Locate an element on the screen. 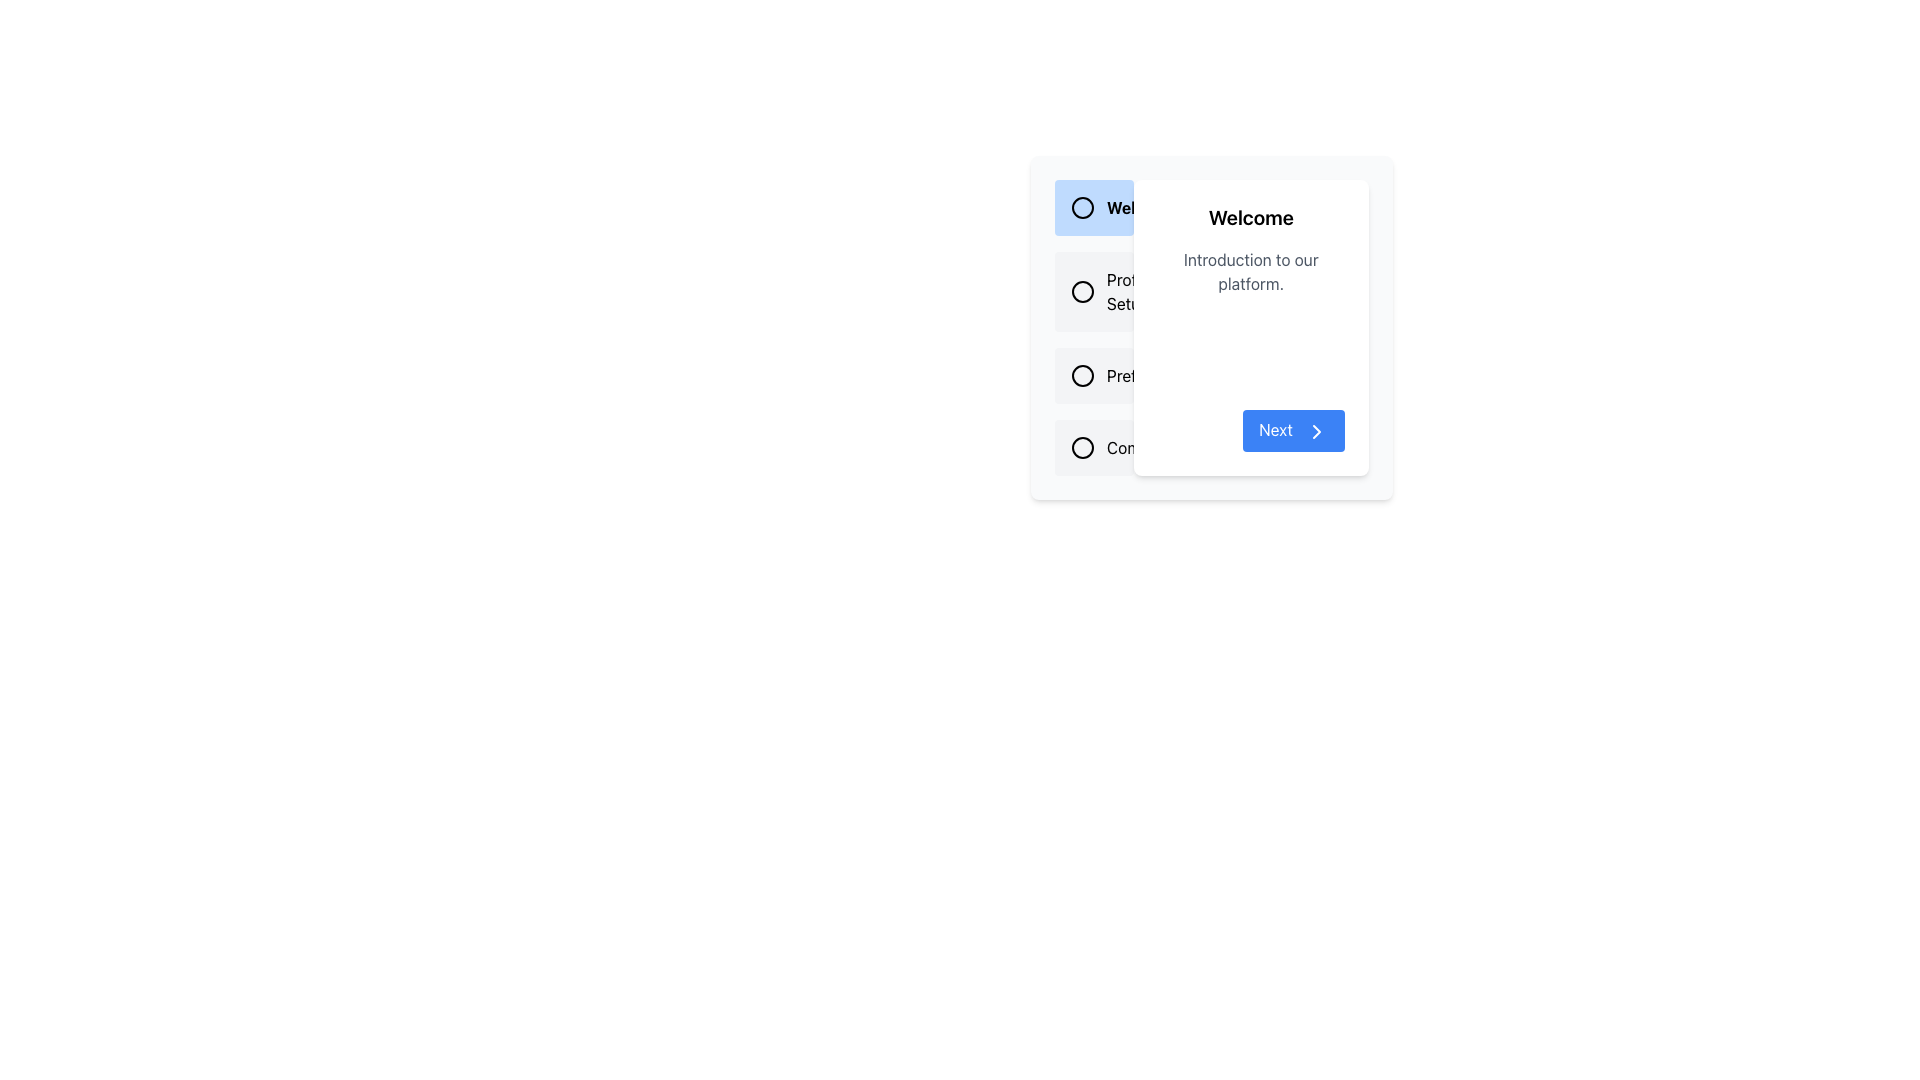  the Radio Button Indicator within the 'Preferences' list item to change its active state is located at coordinates (1082, 375).